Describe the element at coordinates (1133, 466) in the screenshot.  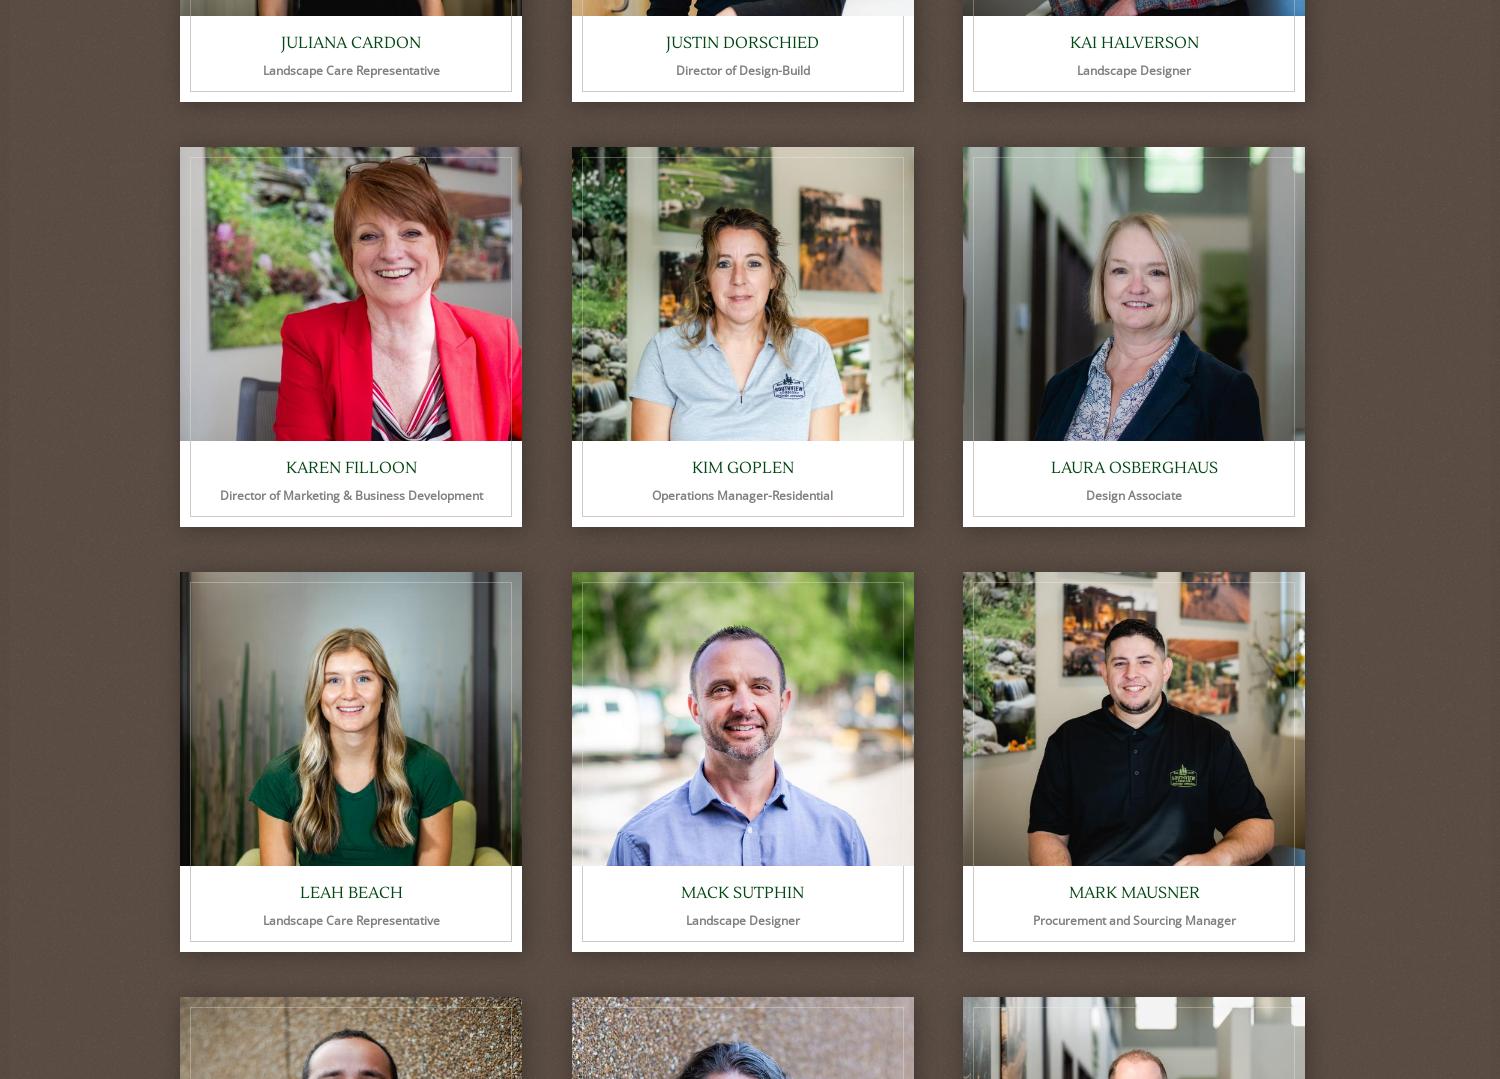
I see `'Laura Osberghaus'` at that location.